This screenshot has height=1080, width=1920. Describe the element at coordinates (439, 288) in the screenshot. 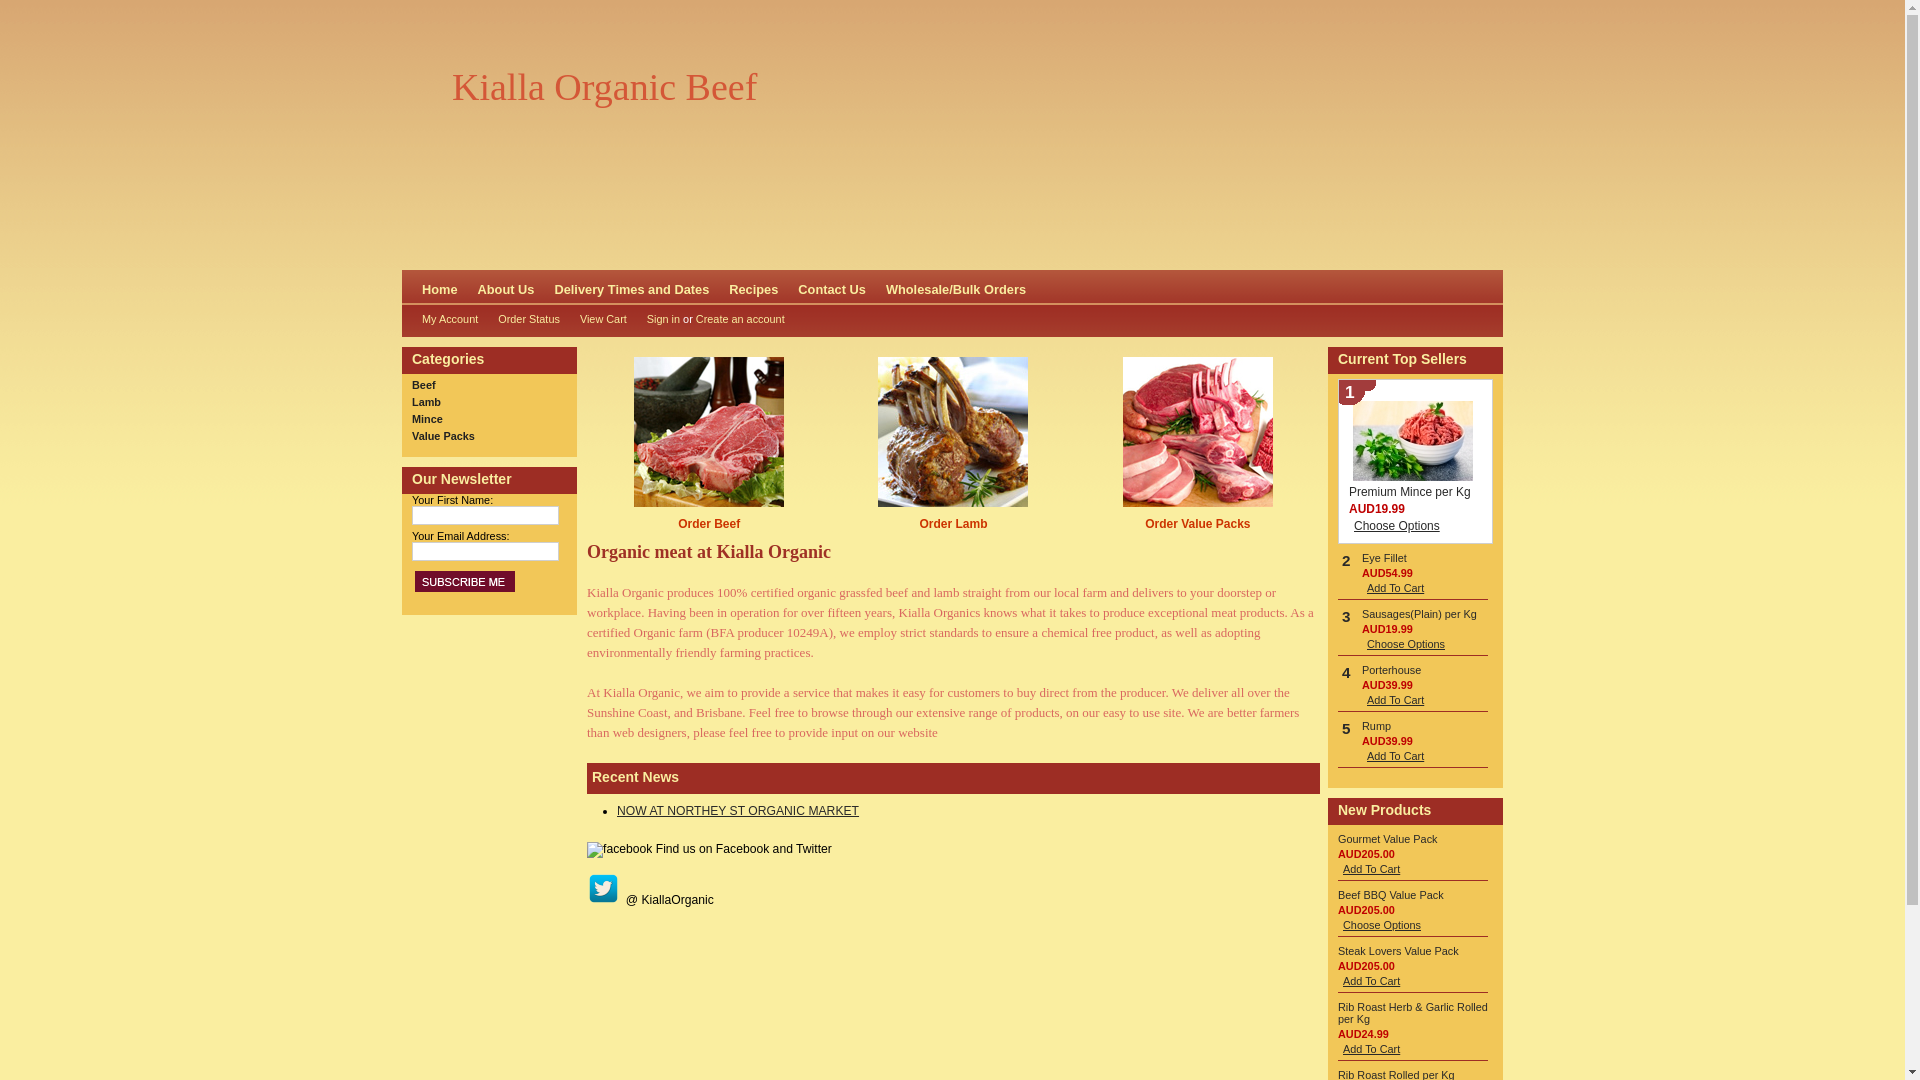

I see `'Home'` at that location.